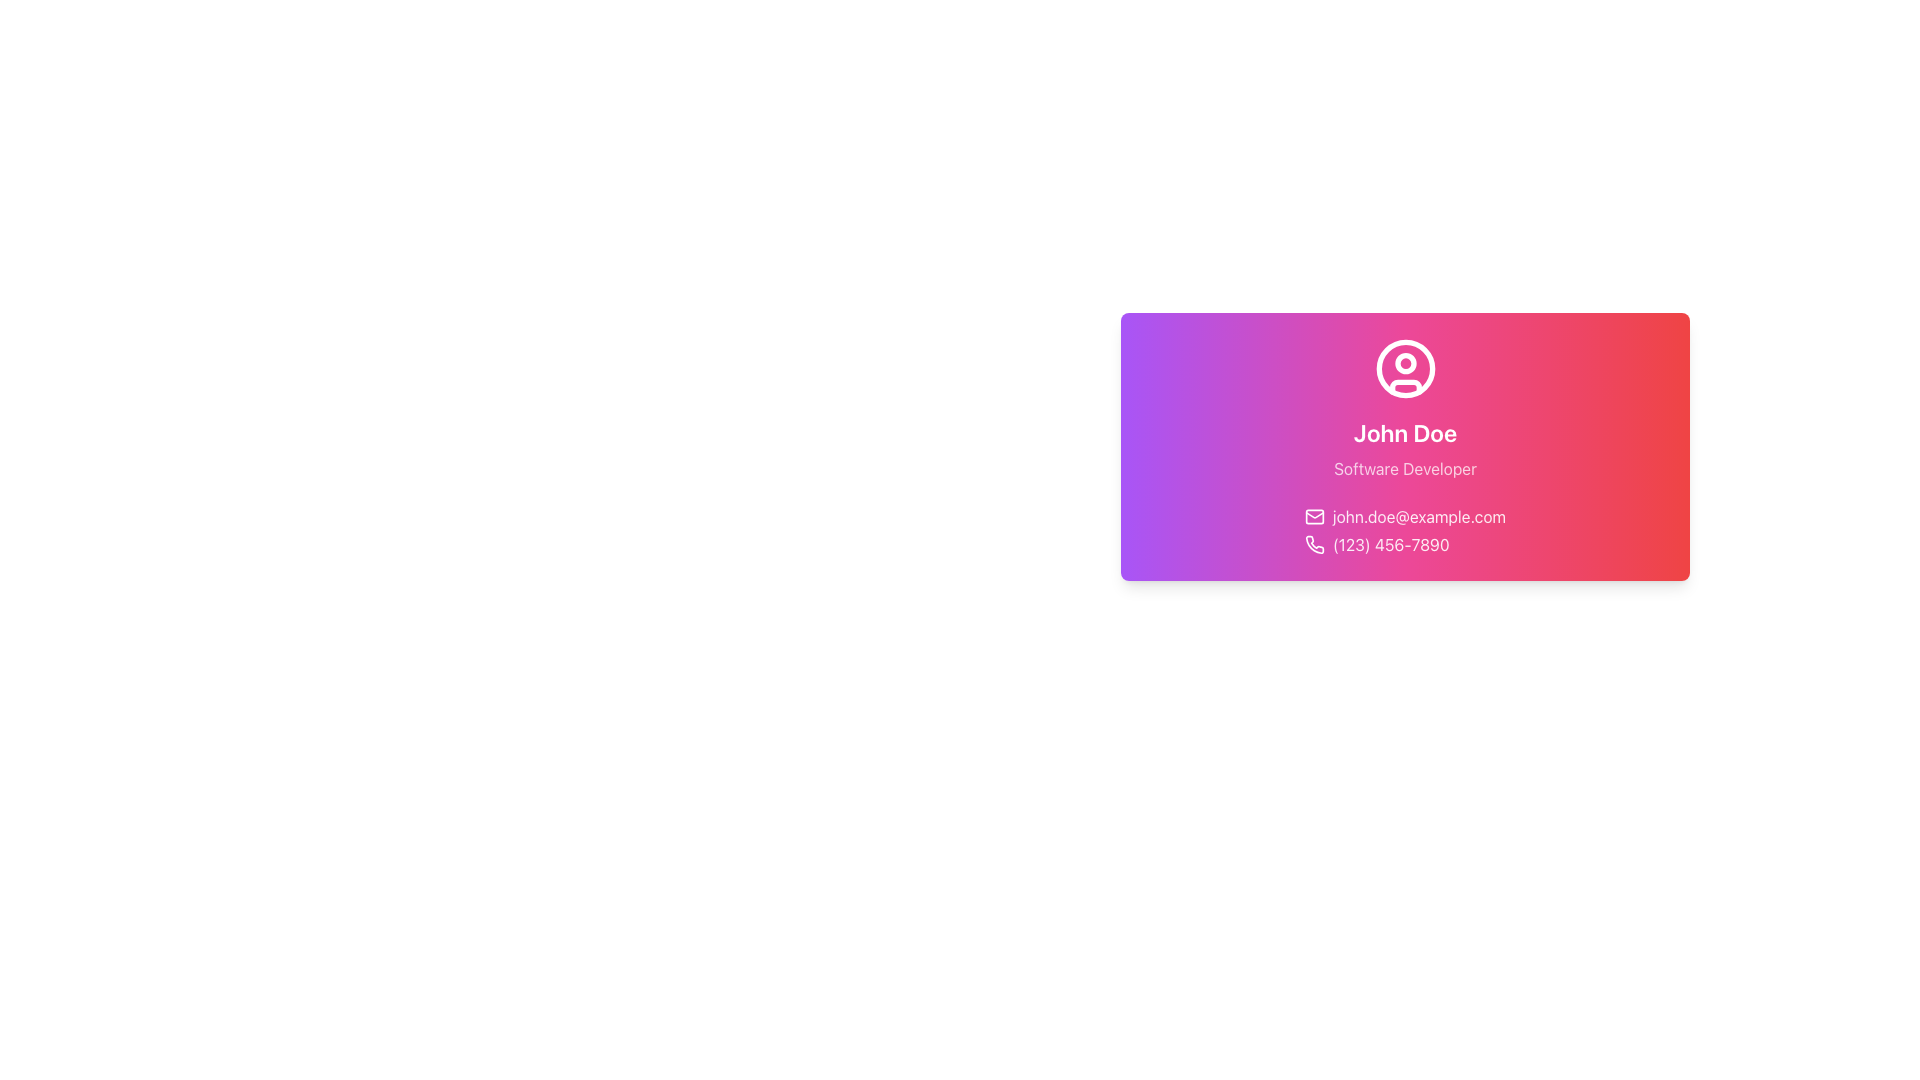  What do you see at coordinates (1404, 530) in the screenshot?
I see `the Contact Information Block which contains the user's email address and phone number, located centrally under the 'Software Developer' text in the card component` at bounding box center [1404, 530].